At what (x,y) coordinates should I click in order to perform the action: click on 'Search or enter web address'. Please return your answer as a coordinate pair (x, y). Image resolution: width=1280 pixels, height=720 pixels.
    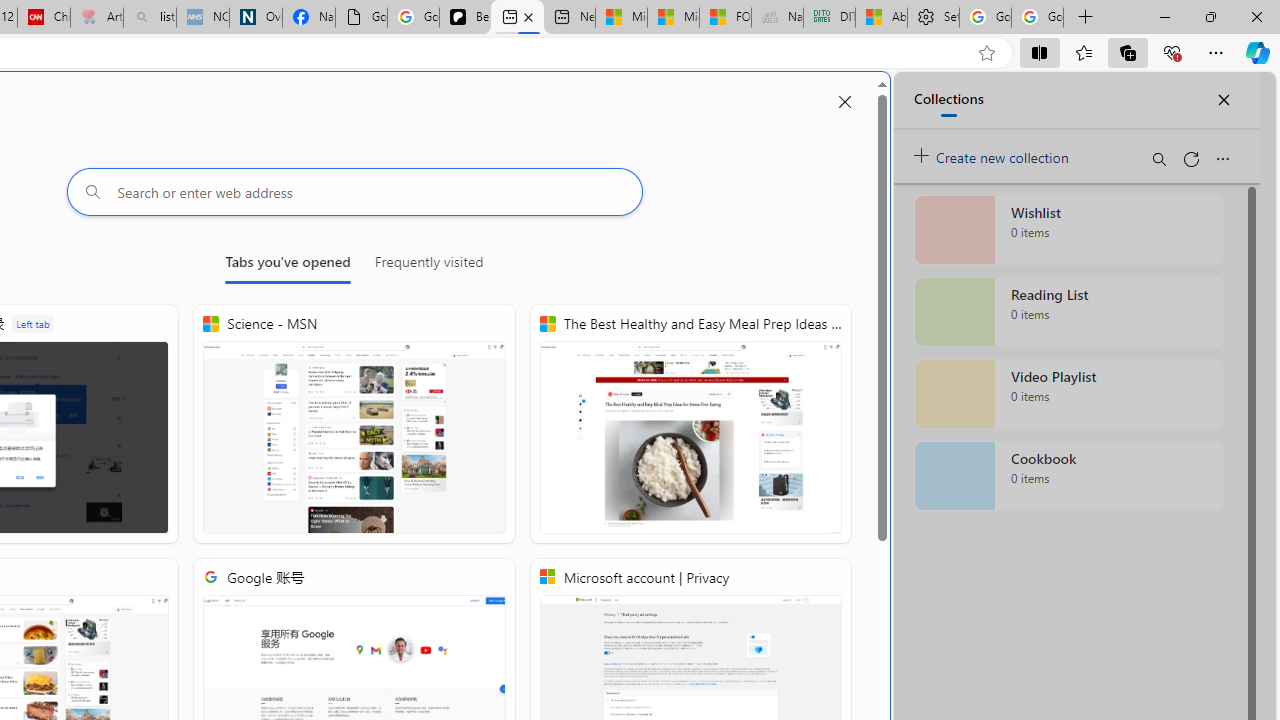
    Looking at the image, I should click on (354, 191).